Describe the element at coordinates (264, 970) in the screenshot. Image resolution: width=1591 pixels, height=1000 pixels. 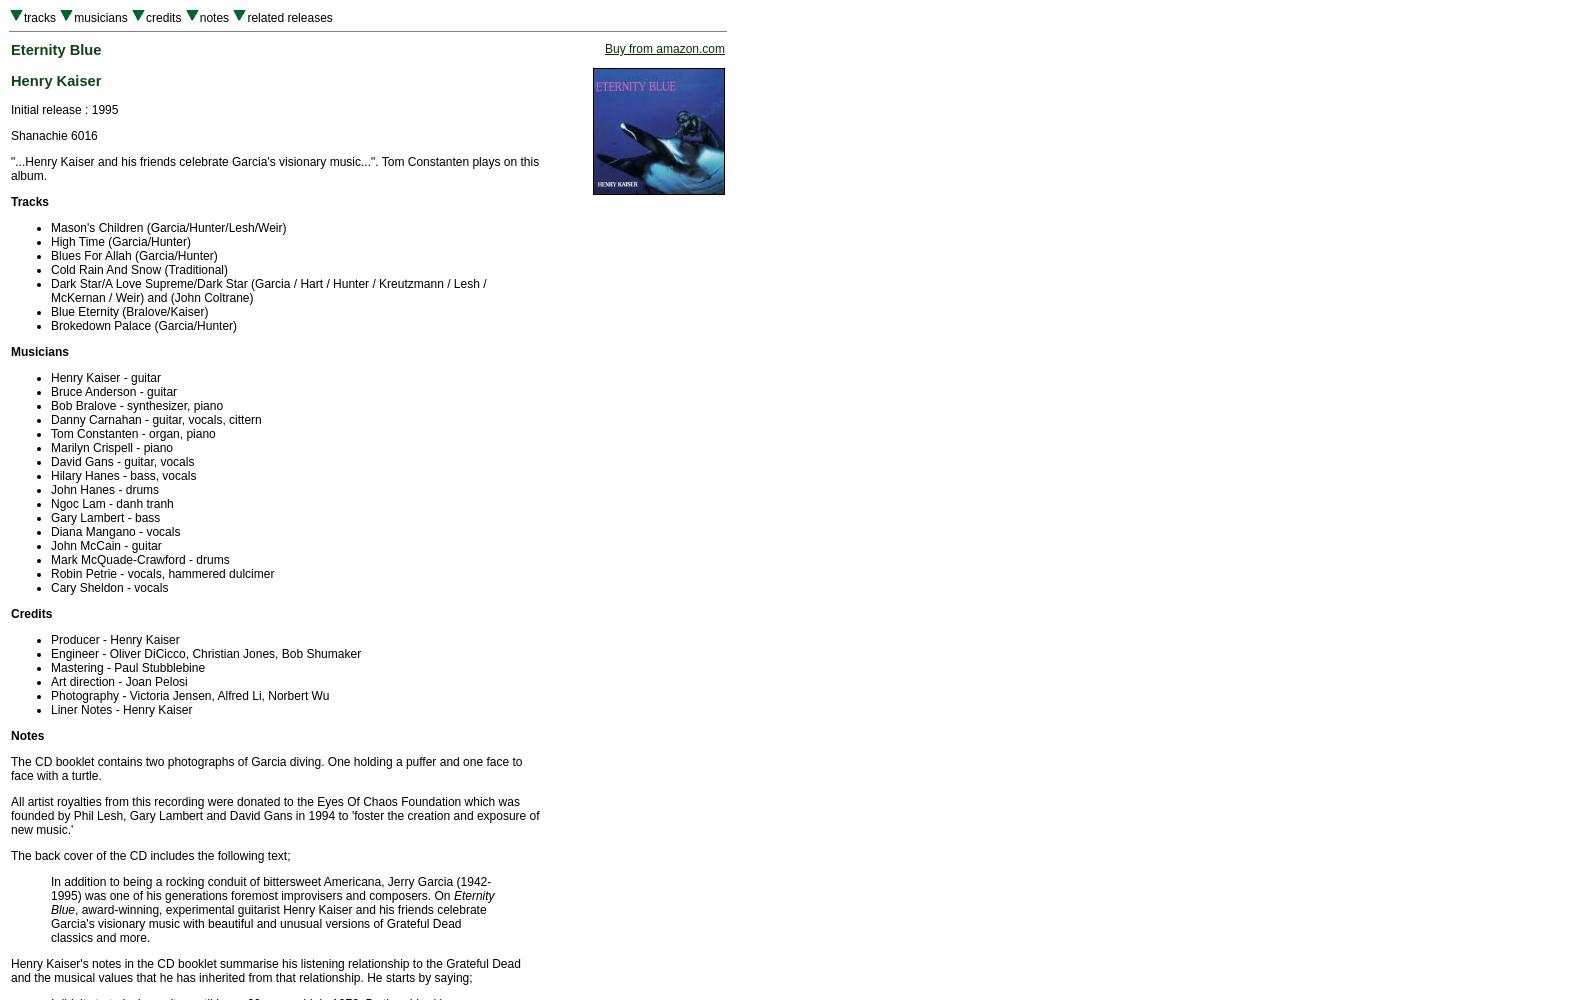
I see `'Henry Kaiser's notes in the CD booklet summarise his listening relationship to the Grateful Dead and the musical values that he has inherited from that relationship. He starts by saying;'` at that location.